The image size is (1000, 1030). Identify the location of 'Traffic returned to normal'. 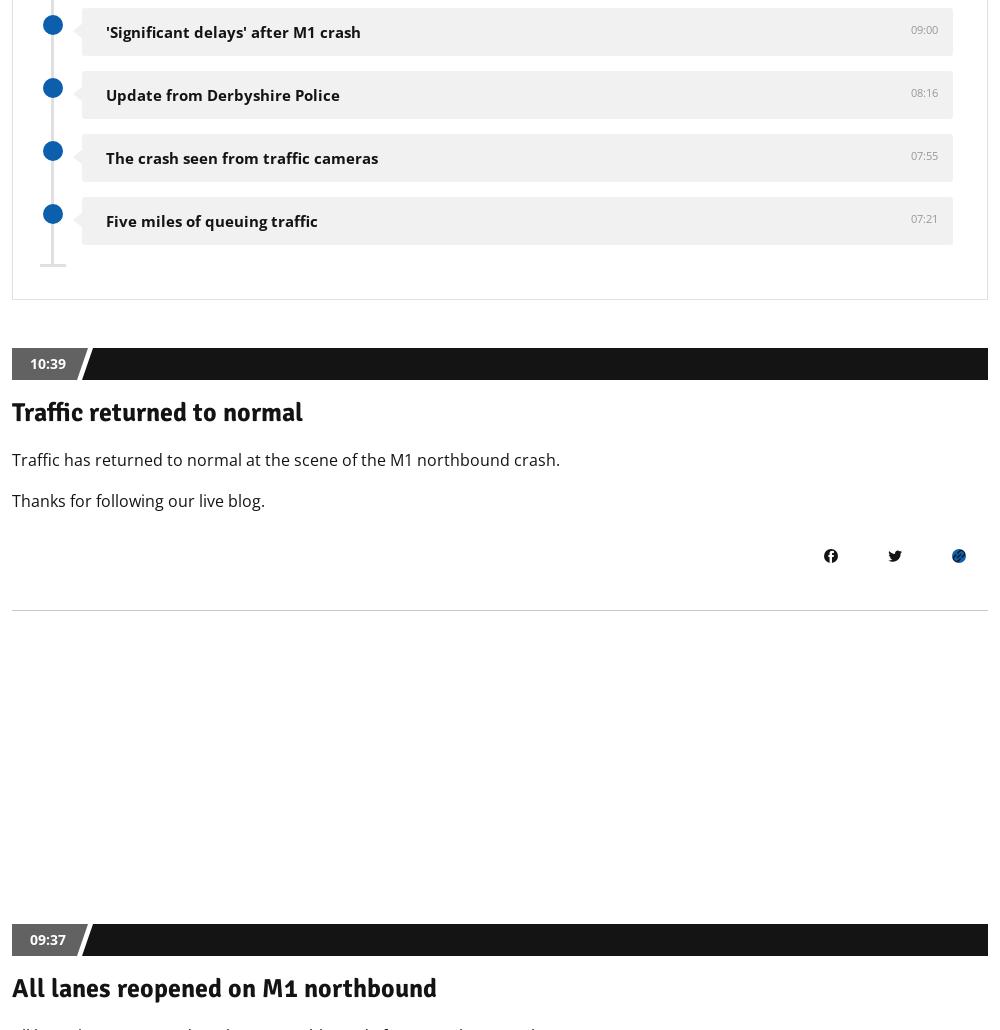
(157, 413).